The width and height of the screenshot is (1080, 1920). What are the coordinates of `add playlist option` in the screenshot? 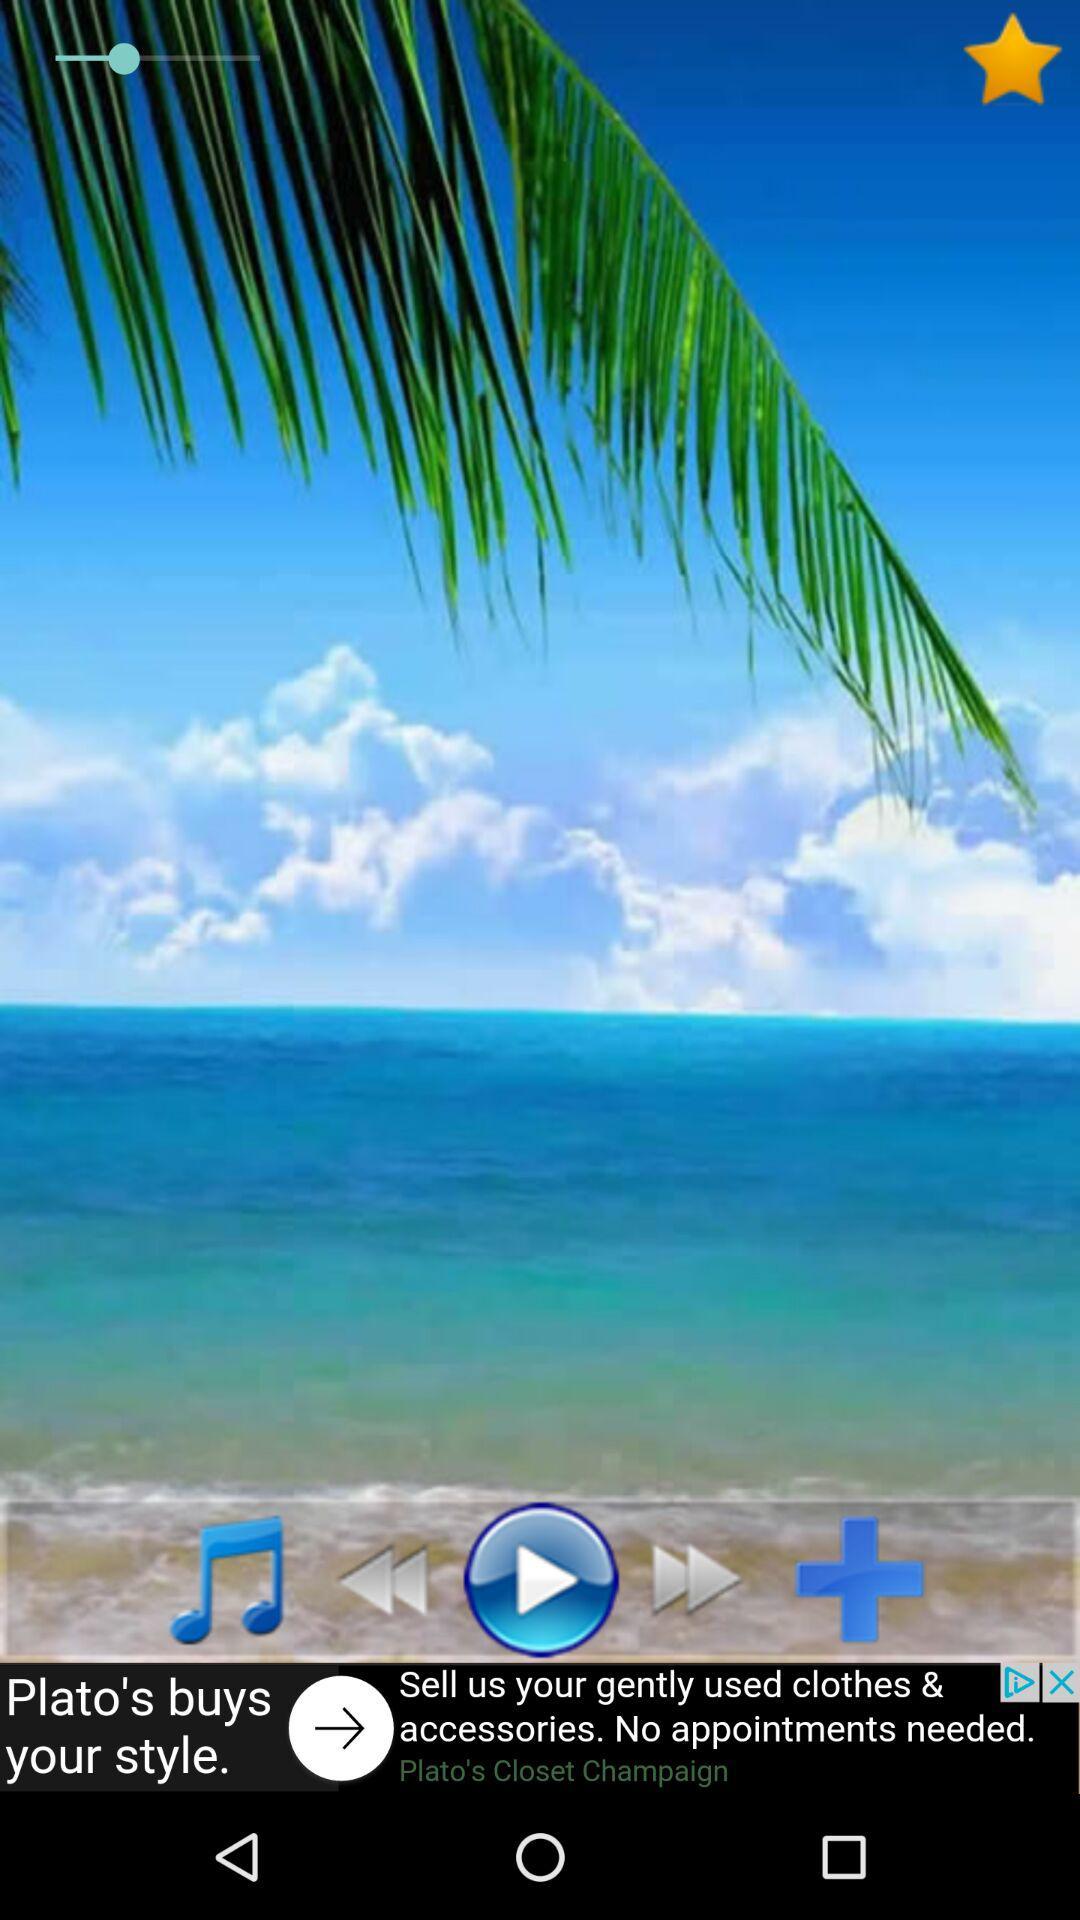 It's located at (874, 1577).